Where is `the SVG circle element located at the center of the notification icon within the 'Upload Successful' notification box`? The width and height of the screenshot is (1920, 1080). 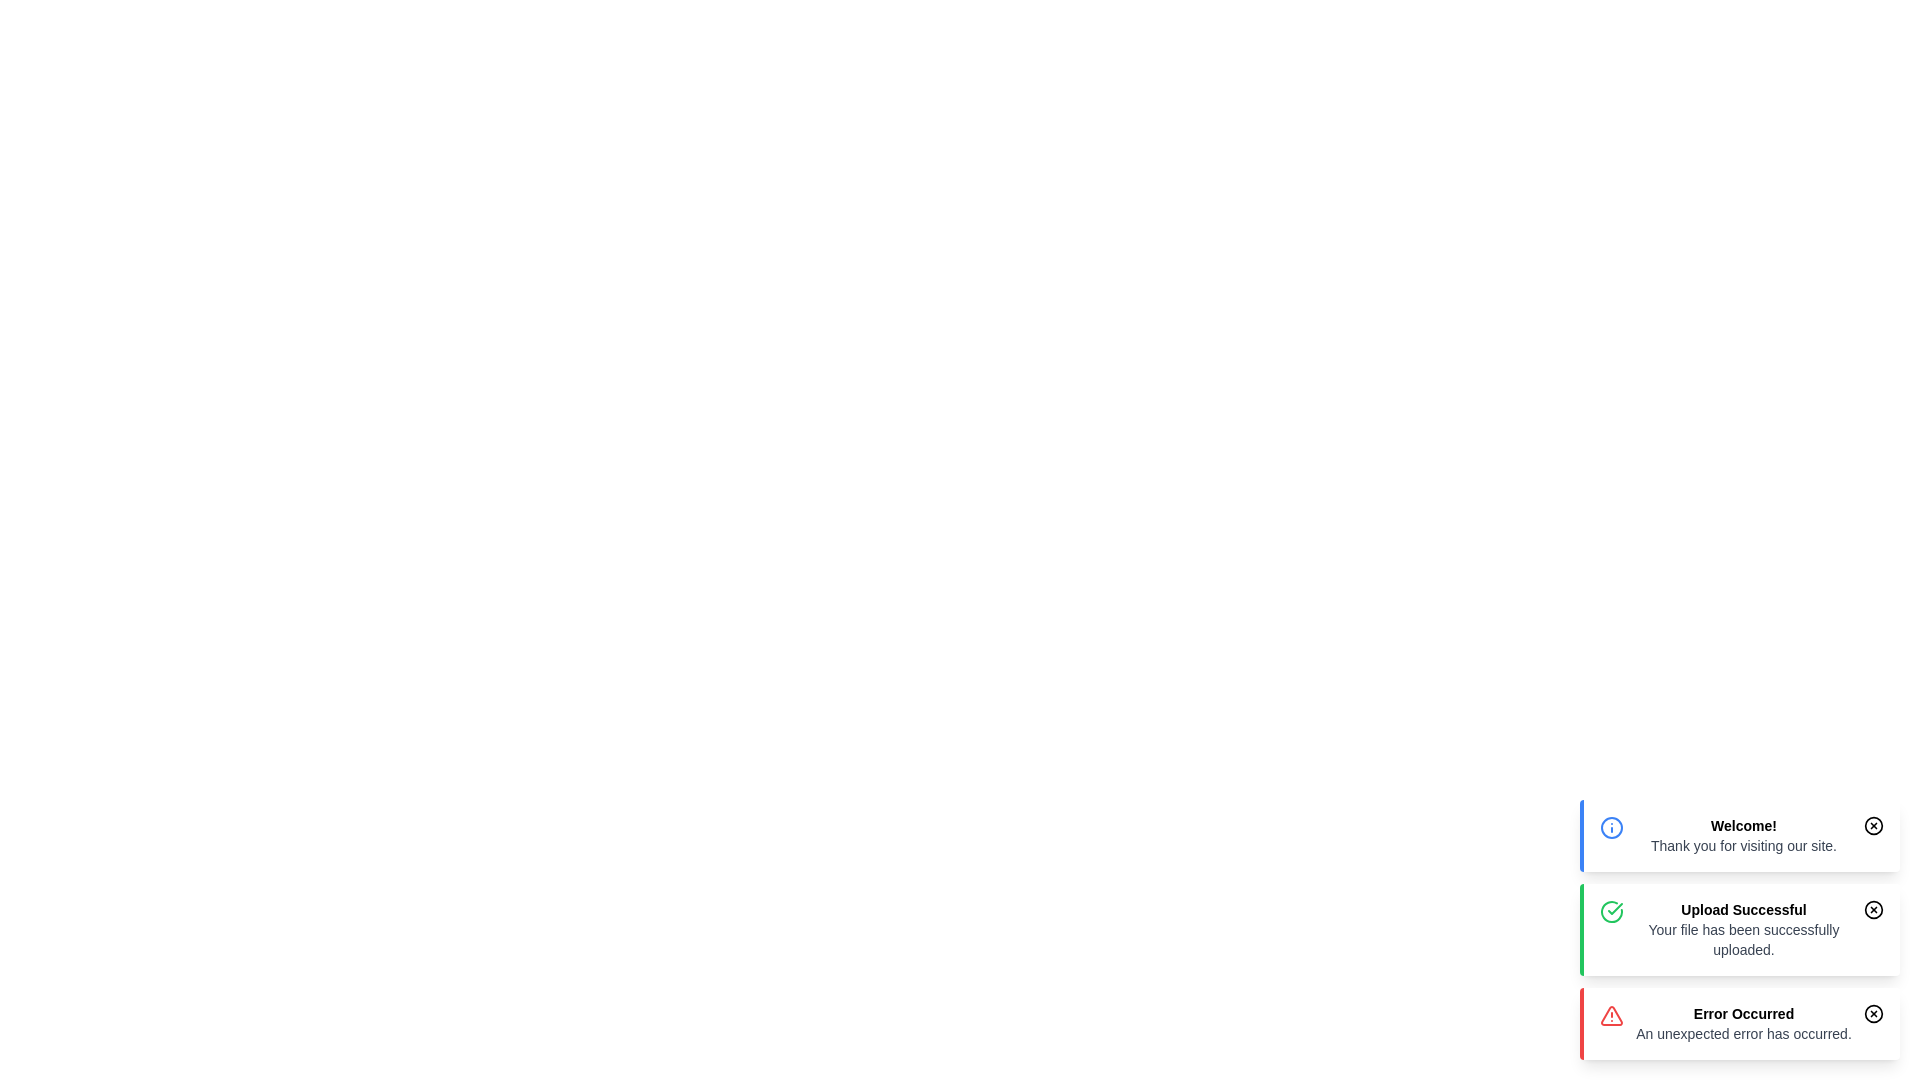 the SVG circle element located at the center of the notification icon within the 'Upload Successful' notification box is located at coordinates (1872, 910).